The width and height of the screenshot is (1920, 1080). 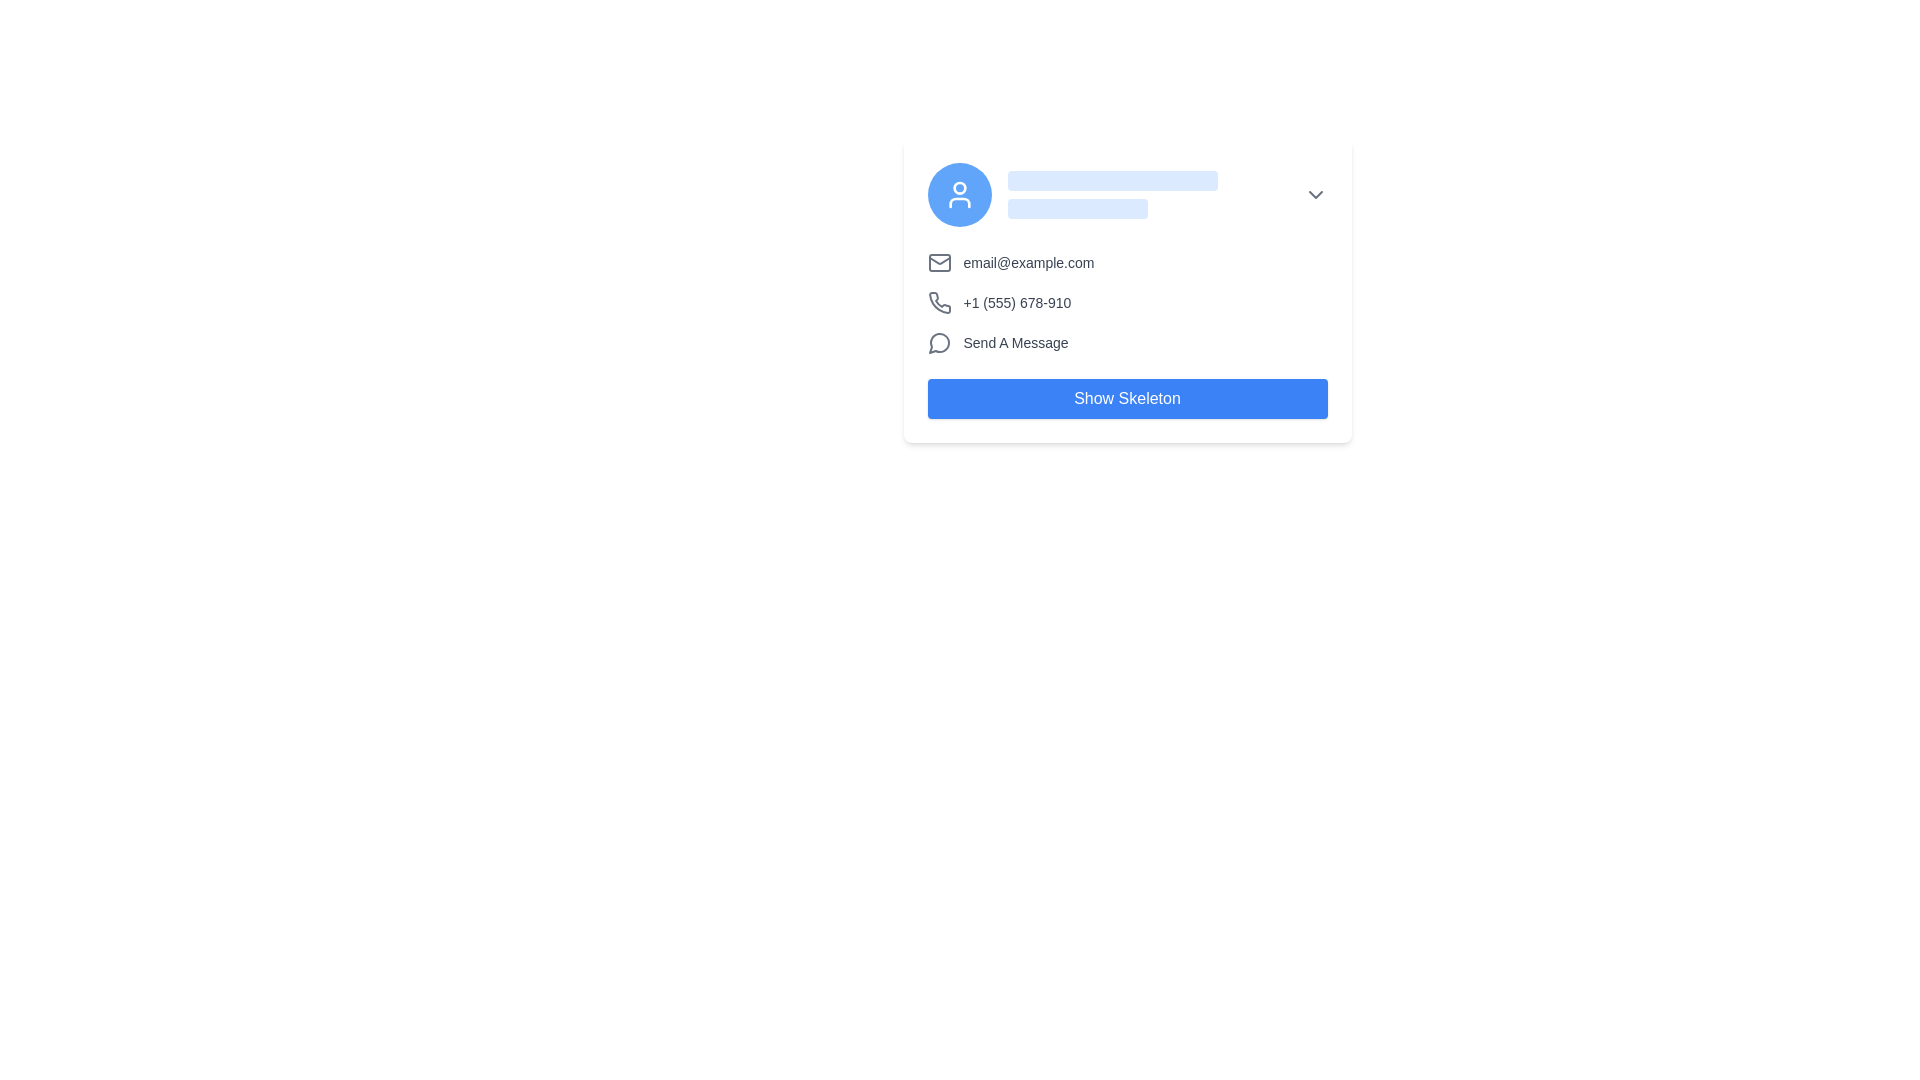 I want to click on the central SVG Circle of the user profile icon located at the top left corner of the card layout, so click(x=958, y=188).